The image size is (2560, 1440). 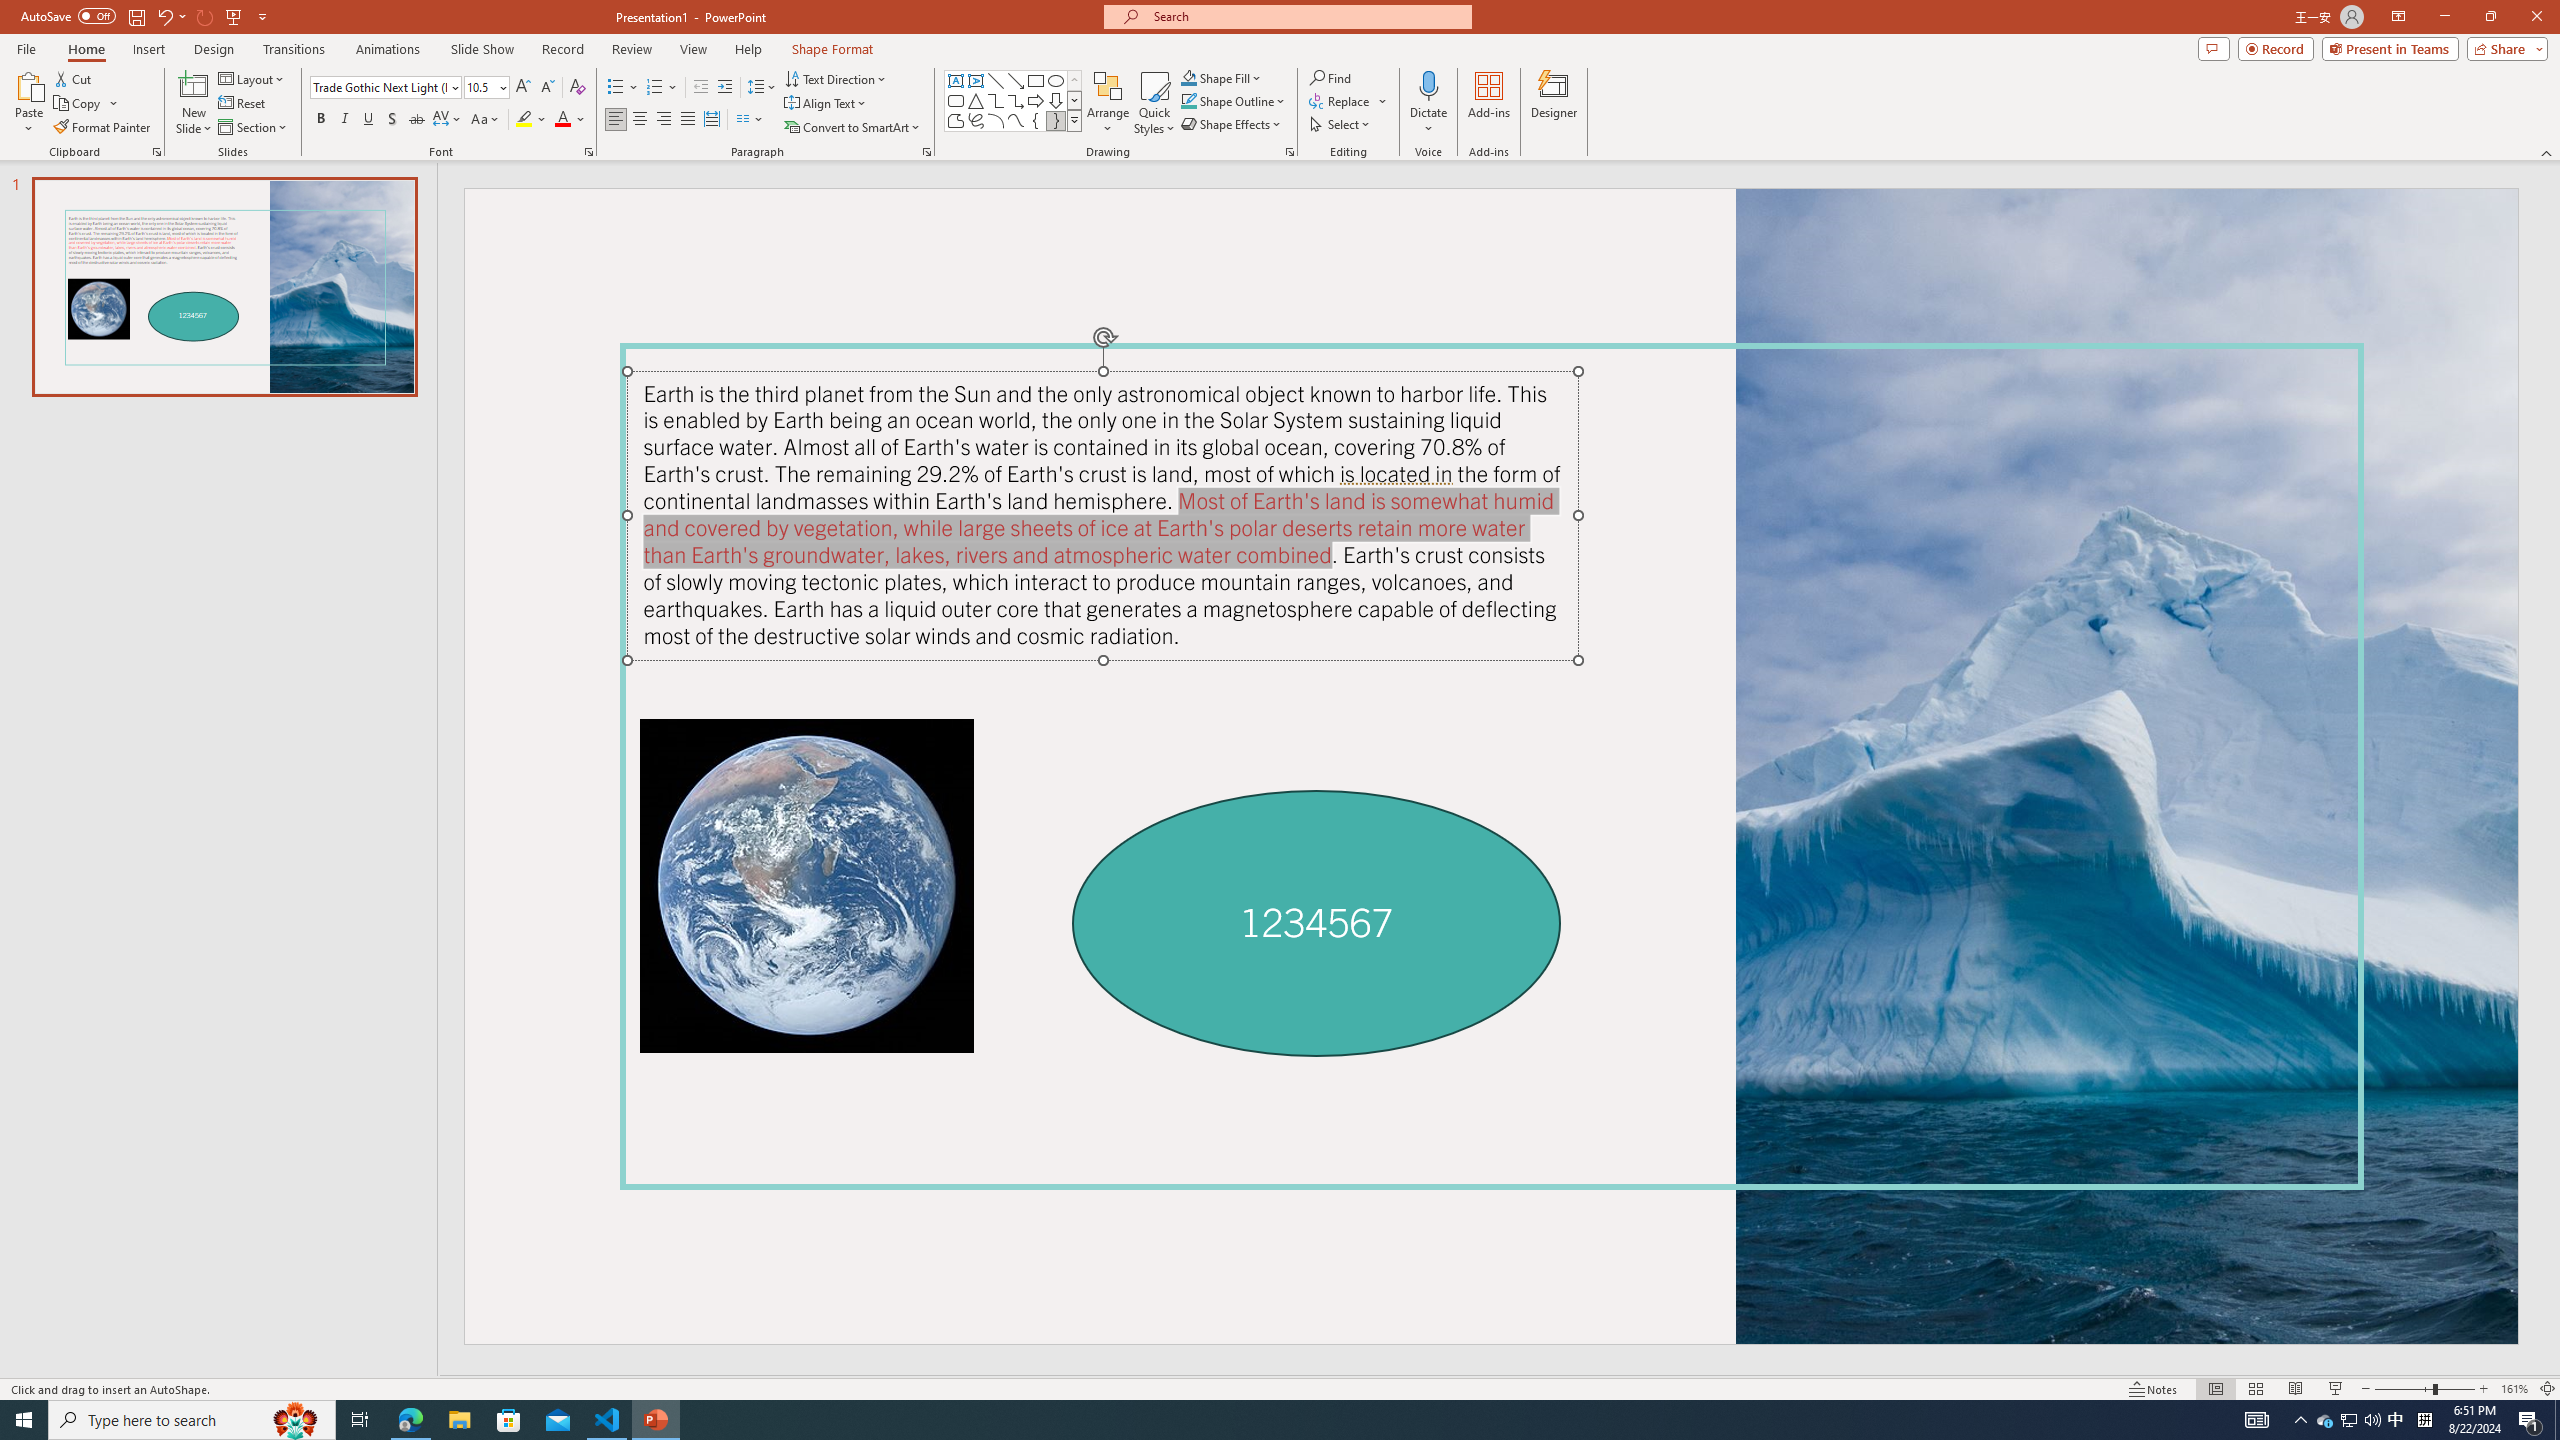 I want to click on 'Justify', so click(x=686, y=118).